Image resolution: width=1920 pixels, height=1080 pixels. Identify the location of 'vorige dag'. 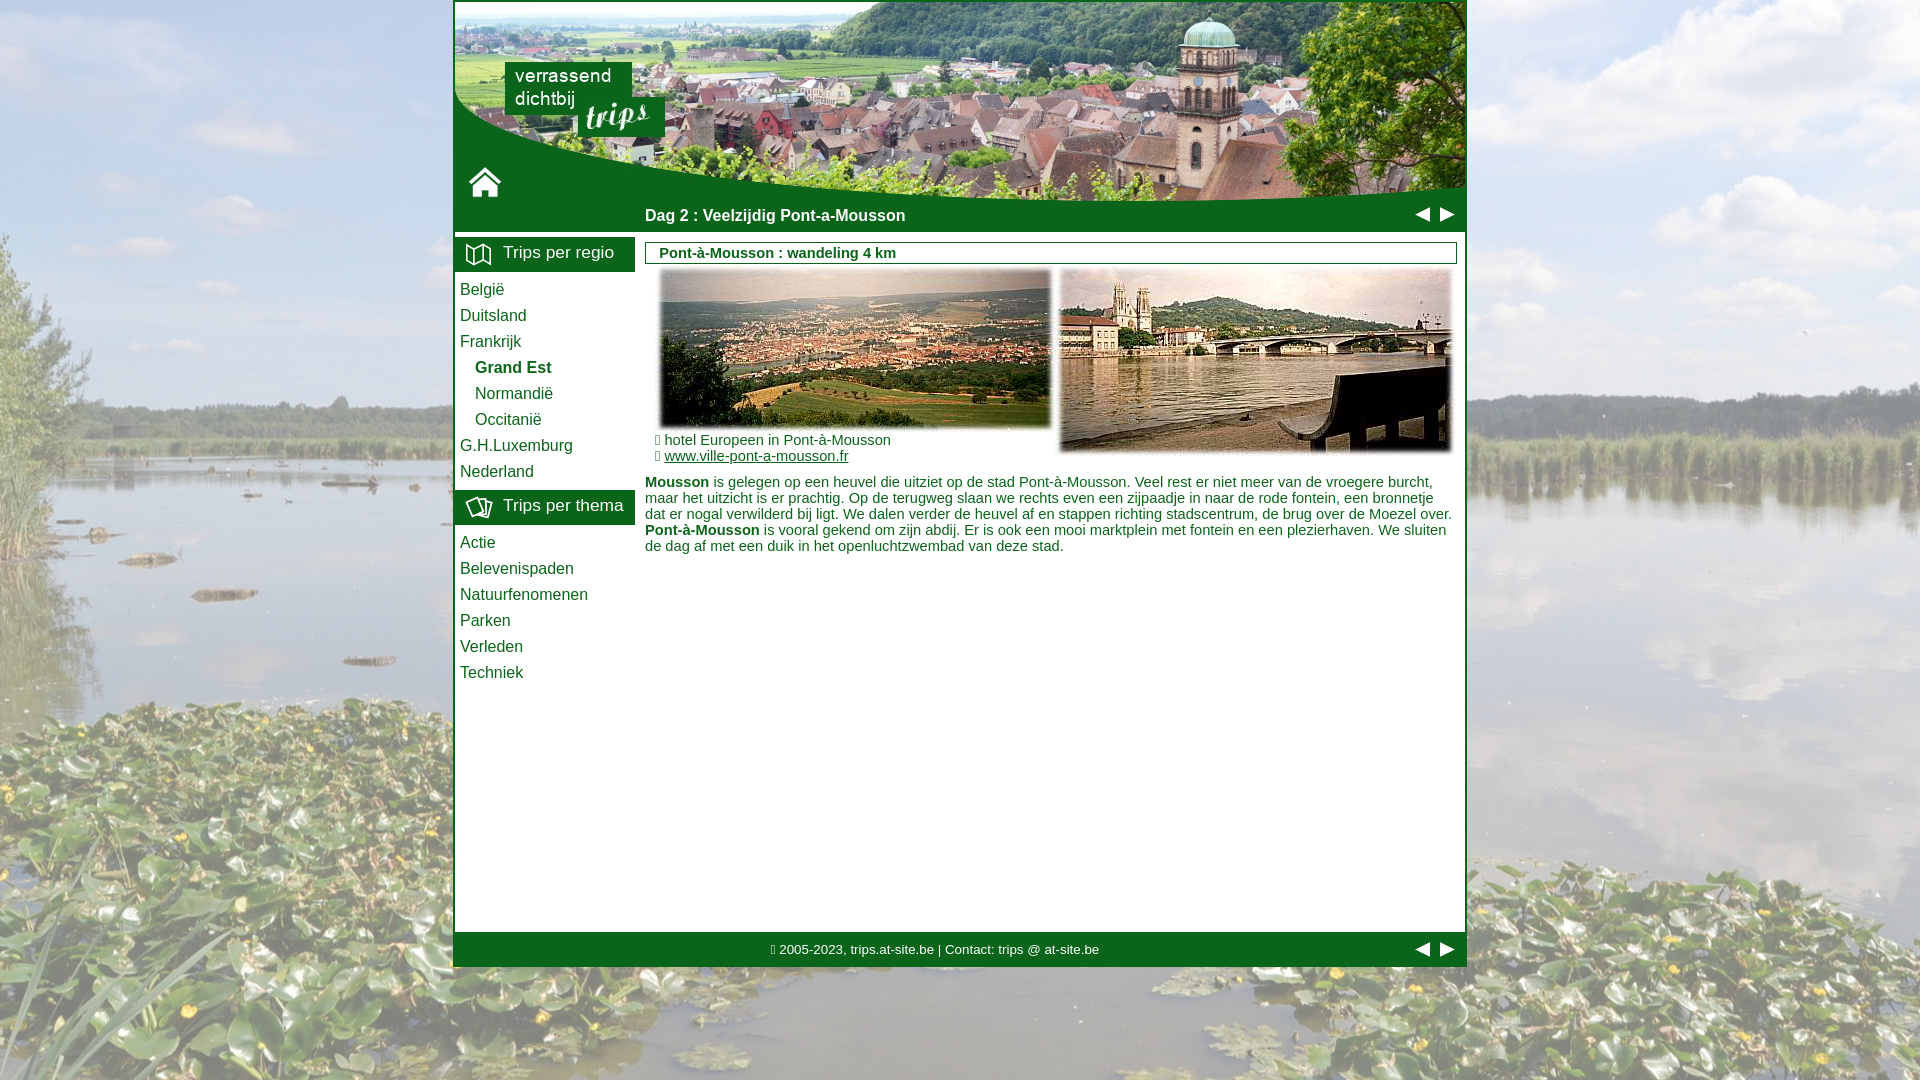
(1414, 948).